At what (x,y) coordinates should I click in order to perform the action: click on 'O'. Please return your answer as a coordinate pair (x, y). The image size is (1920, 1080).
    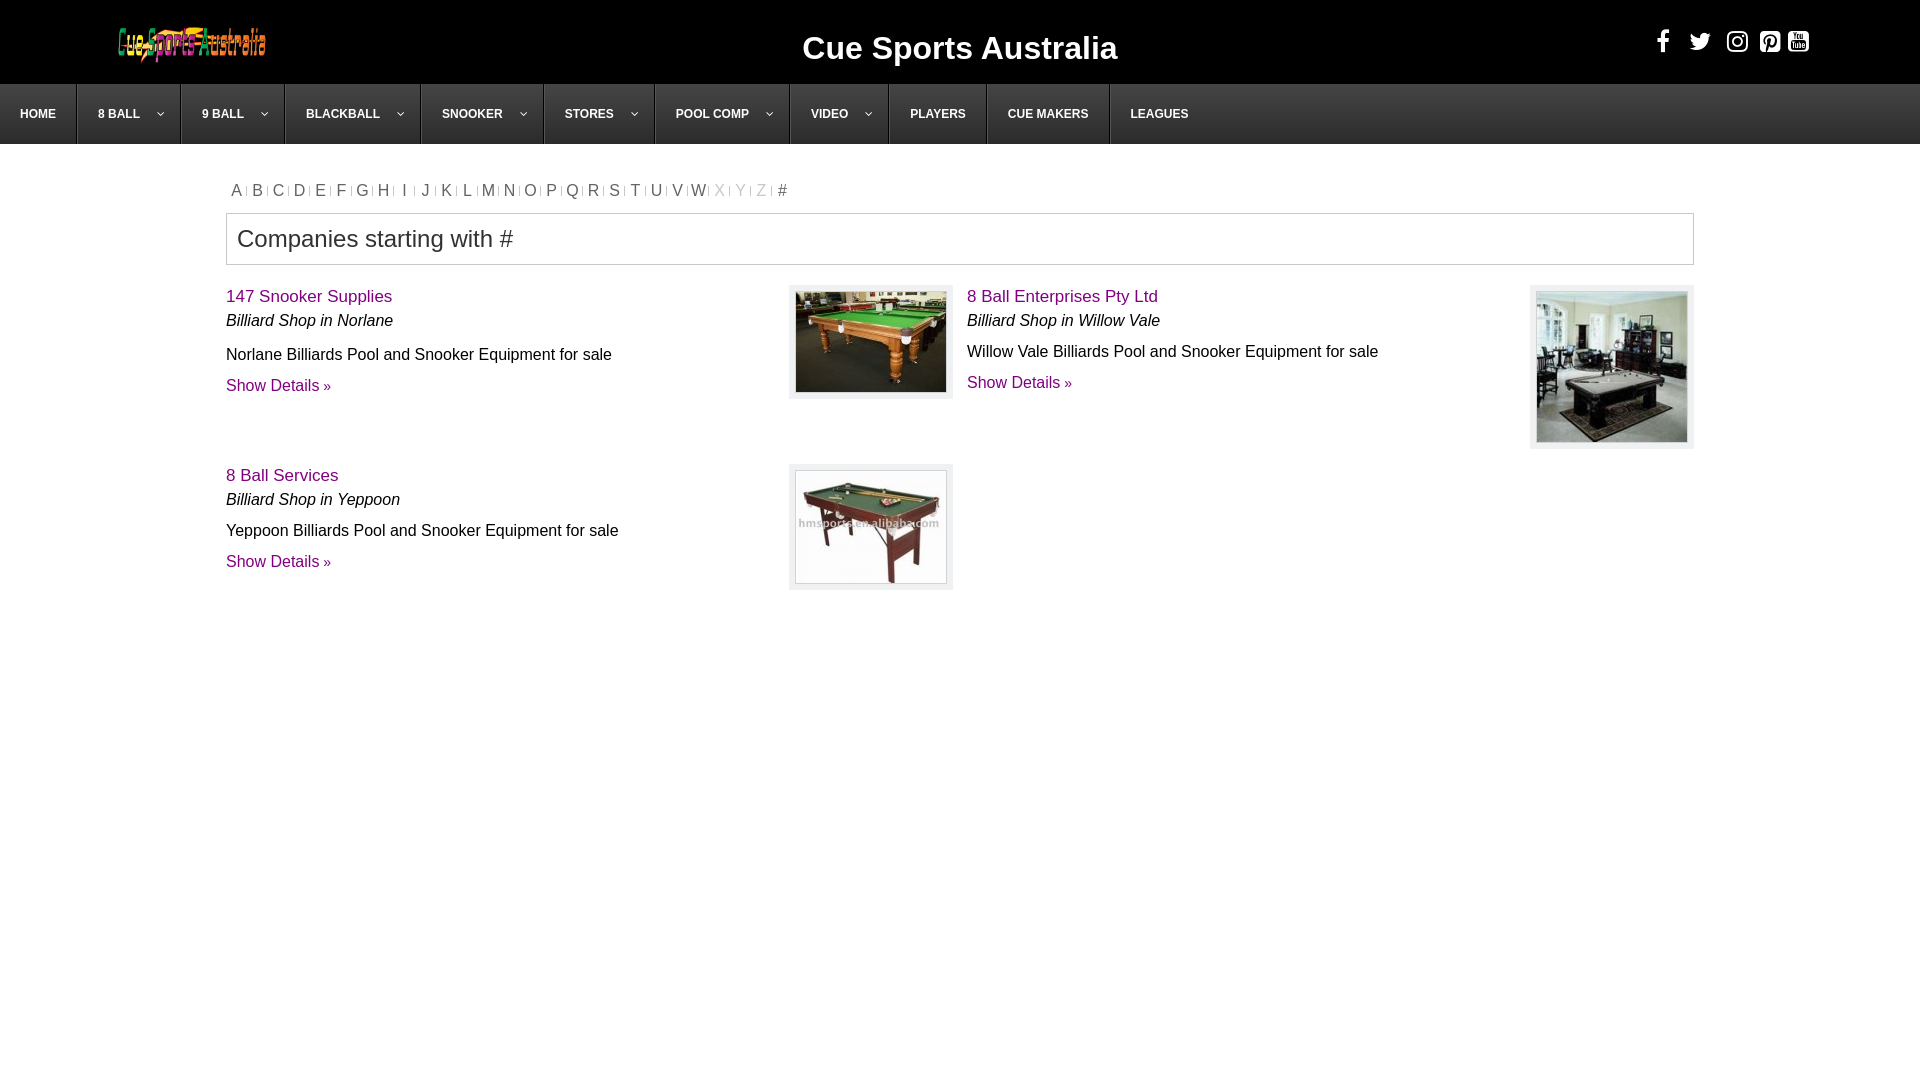
    Looking at the image, I should click on (530, 190).